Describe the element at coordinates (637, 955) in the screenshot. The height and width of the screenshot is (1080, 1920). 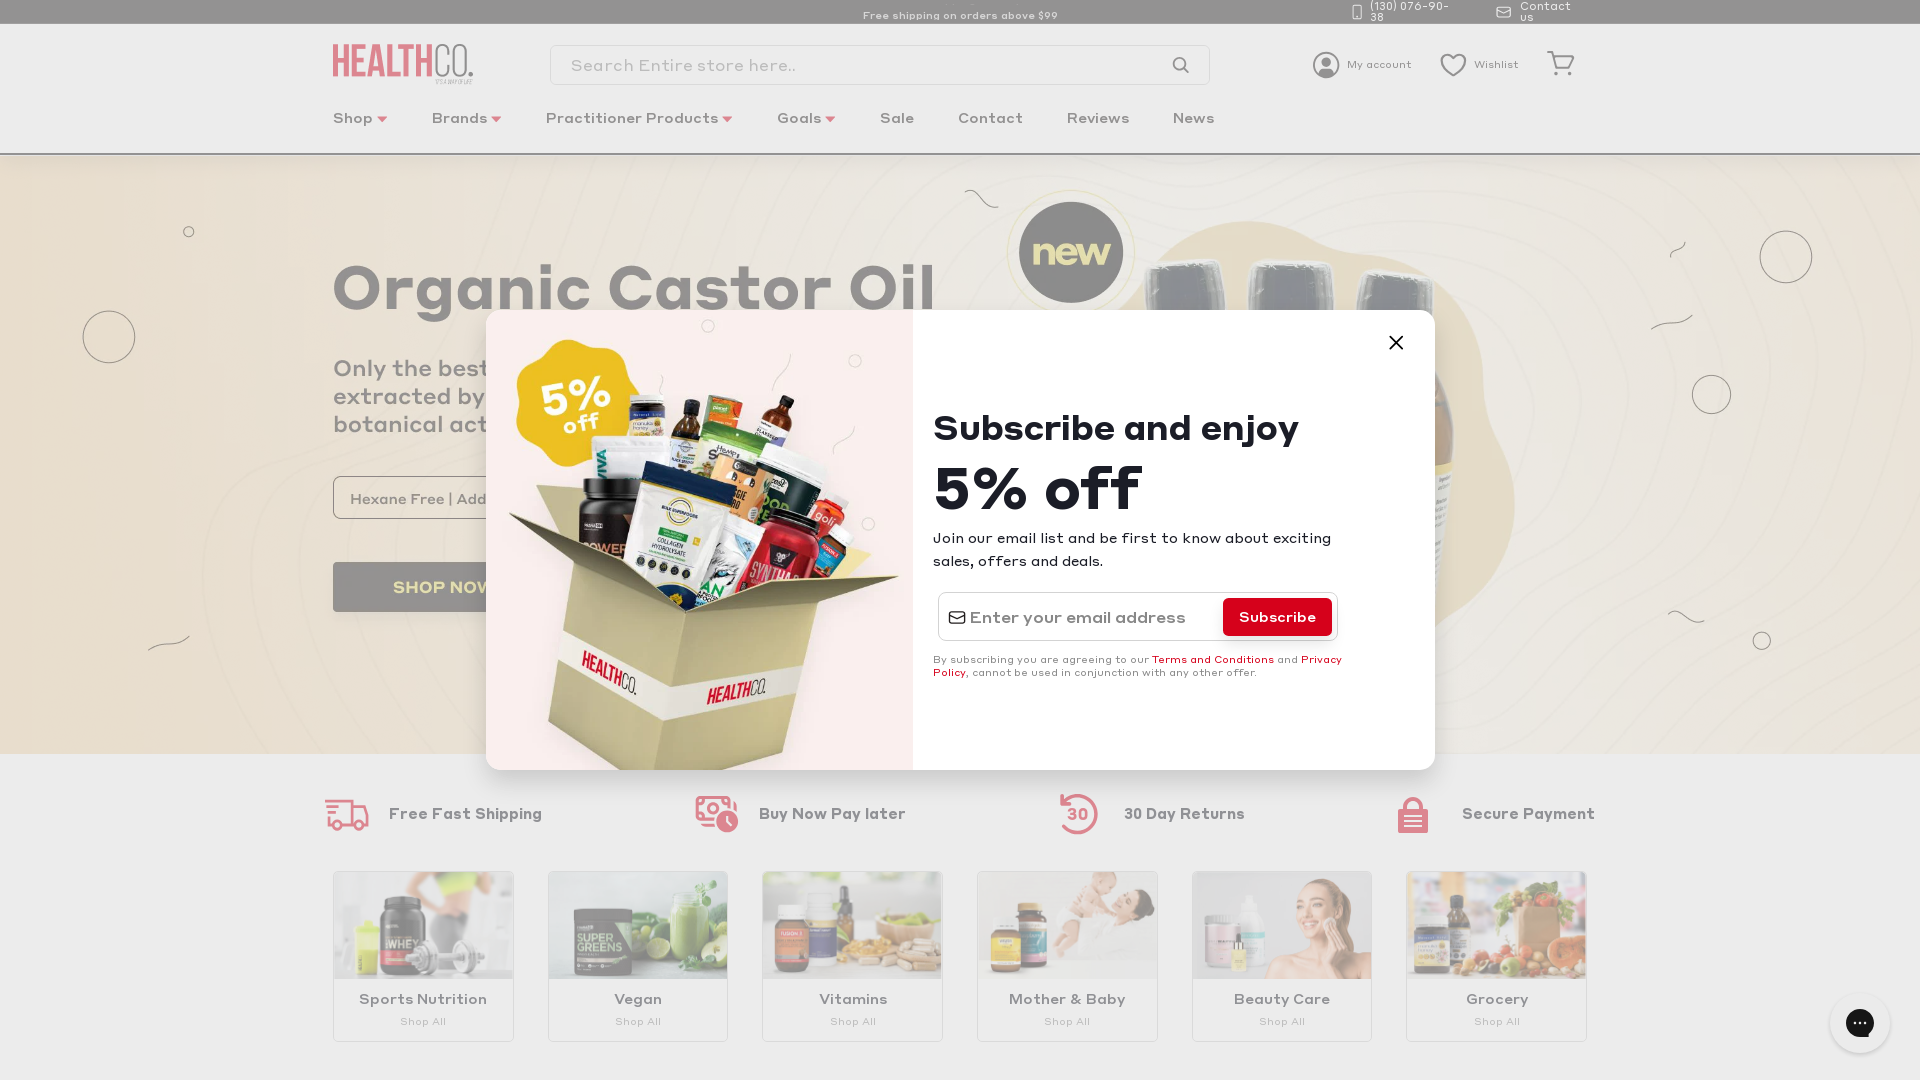
I see `'Vegan` at that location.